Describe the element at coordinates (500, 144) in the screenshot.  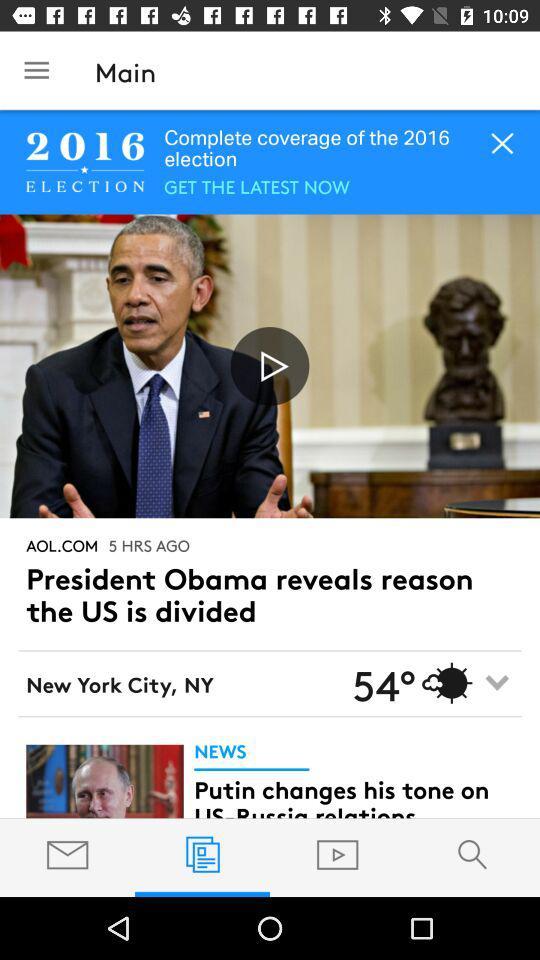
I see `the cross button in the top` at that location.